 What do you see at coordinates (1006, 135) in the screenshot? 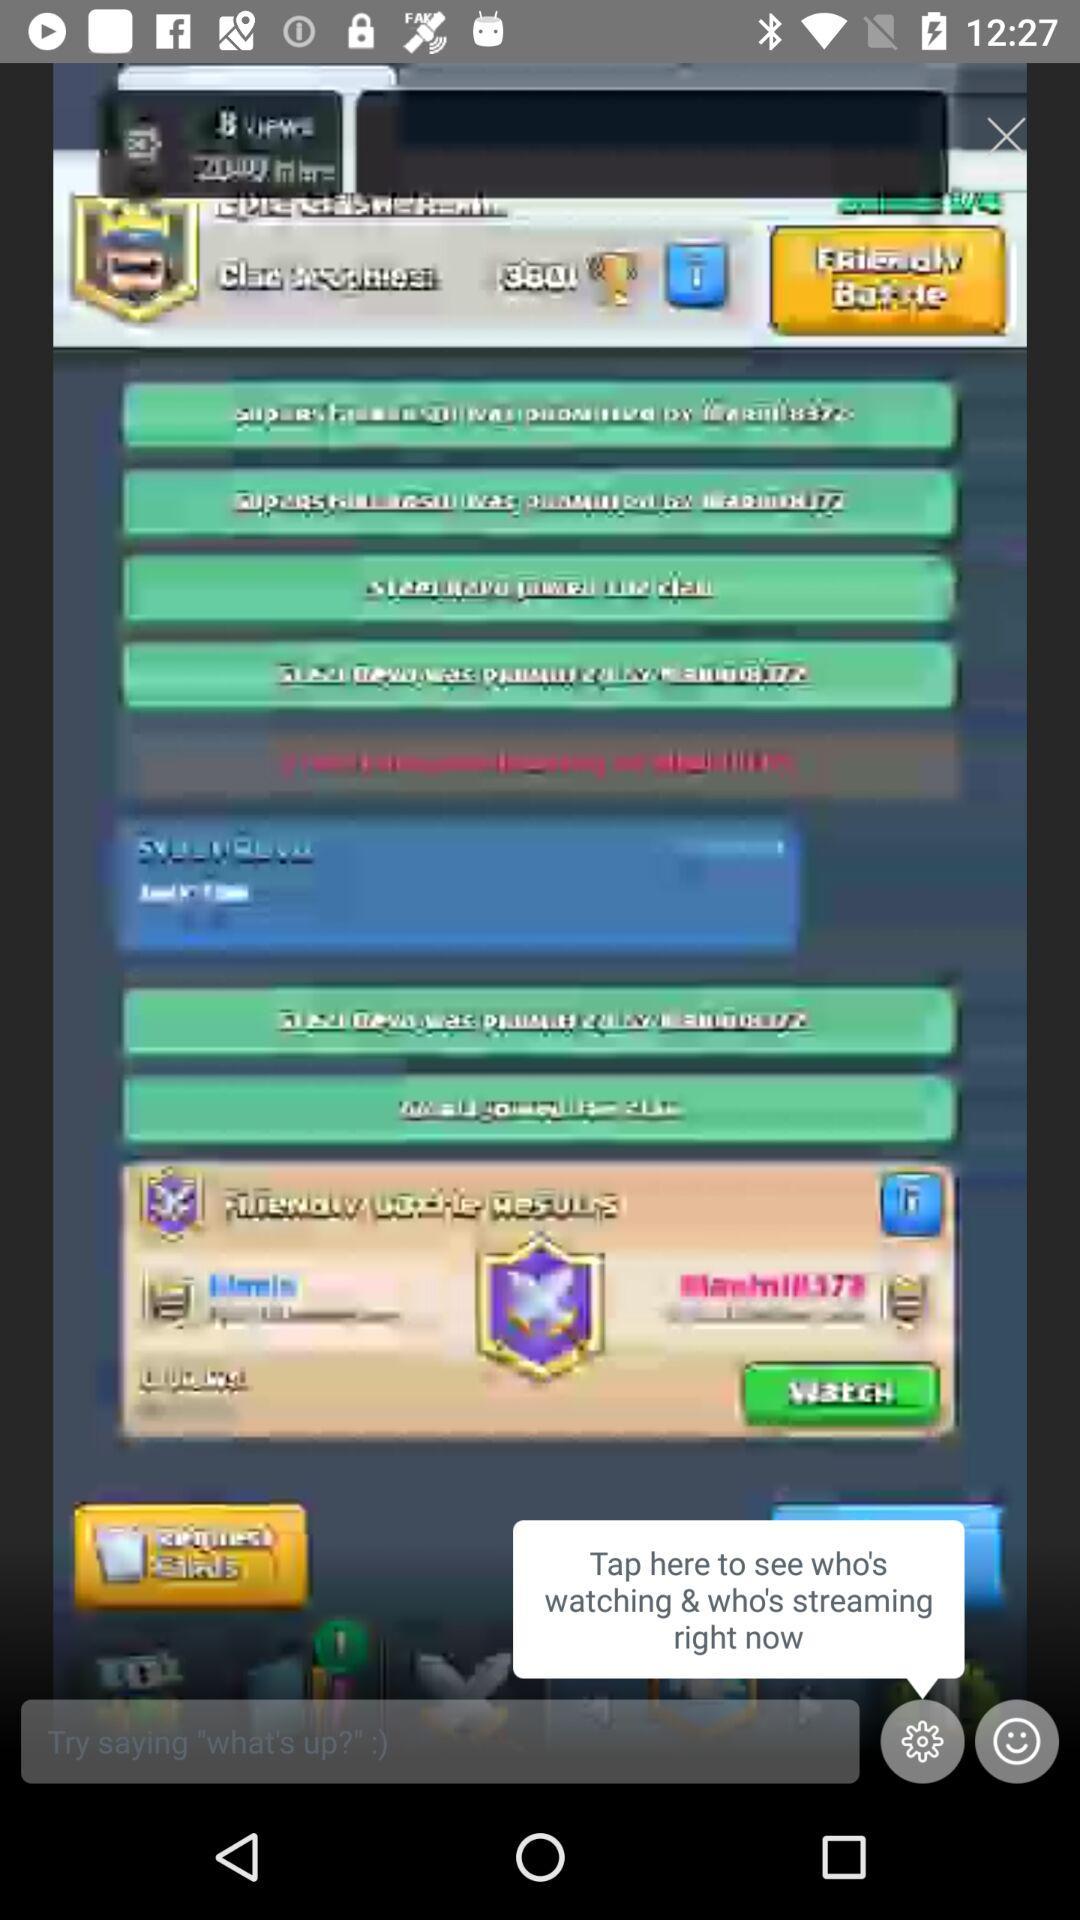
I see `the close icon` at bounding box center [1006, 135].